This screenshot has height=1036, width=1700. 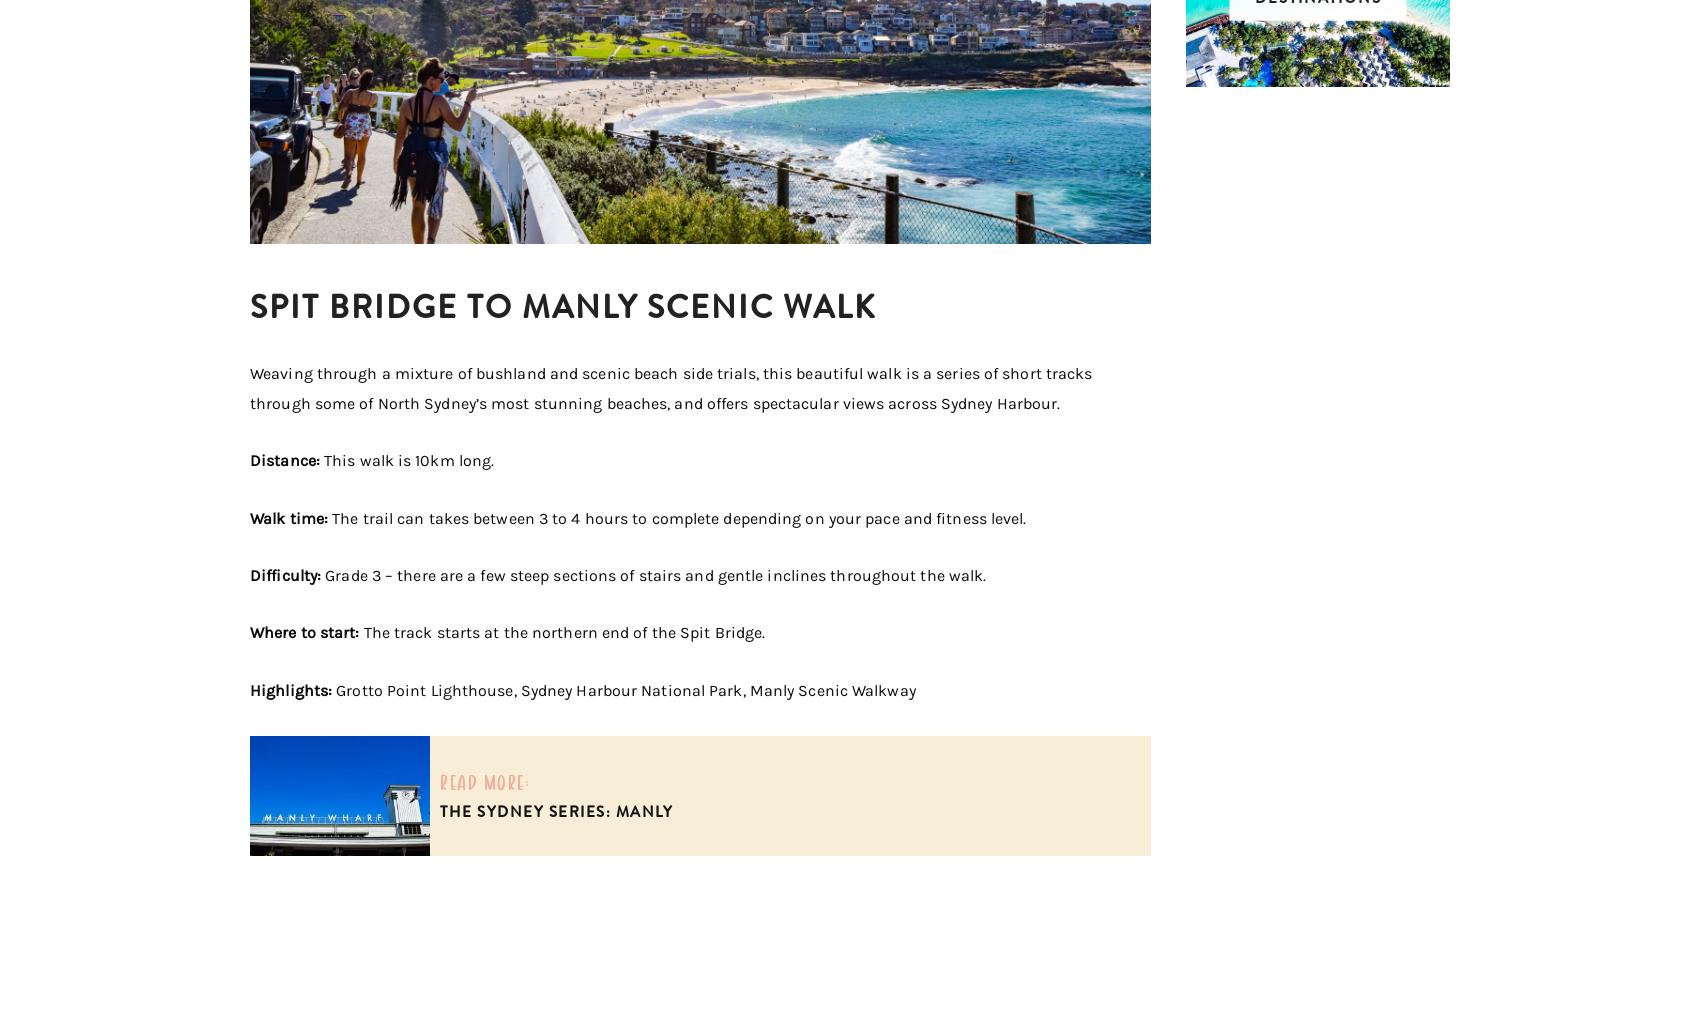 What do you see at coordinates (563, 632) in the screenshot?
I see `'The track starts at the northern end of the Spit Bridge.'` at bounding box center [563, 632].